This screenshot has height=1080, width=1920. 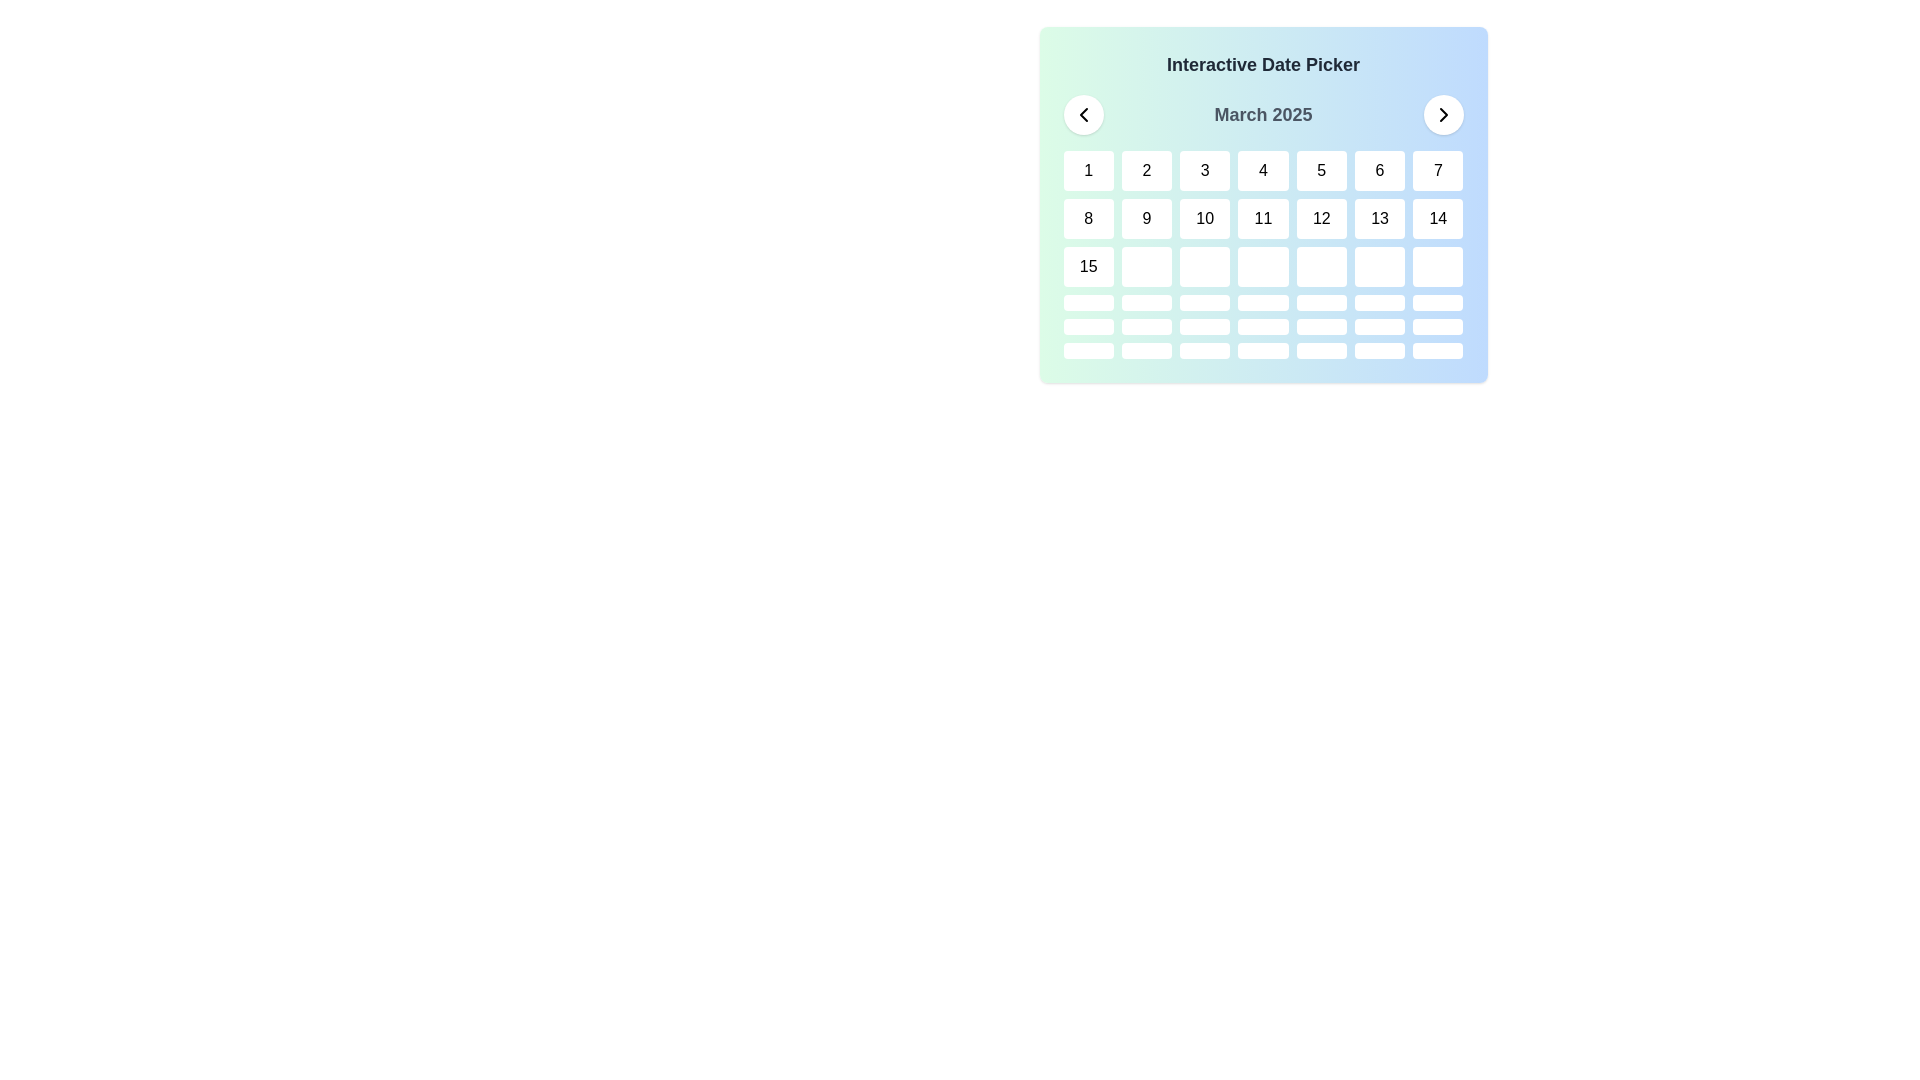 What do you see at coordinates (1082, 115) in the screenshot?
I see `the navigation button to the left of the displayed month text ('March 2025') in the date picker interface` at bounding box center [1082, 115].